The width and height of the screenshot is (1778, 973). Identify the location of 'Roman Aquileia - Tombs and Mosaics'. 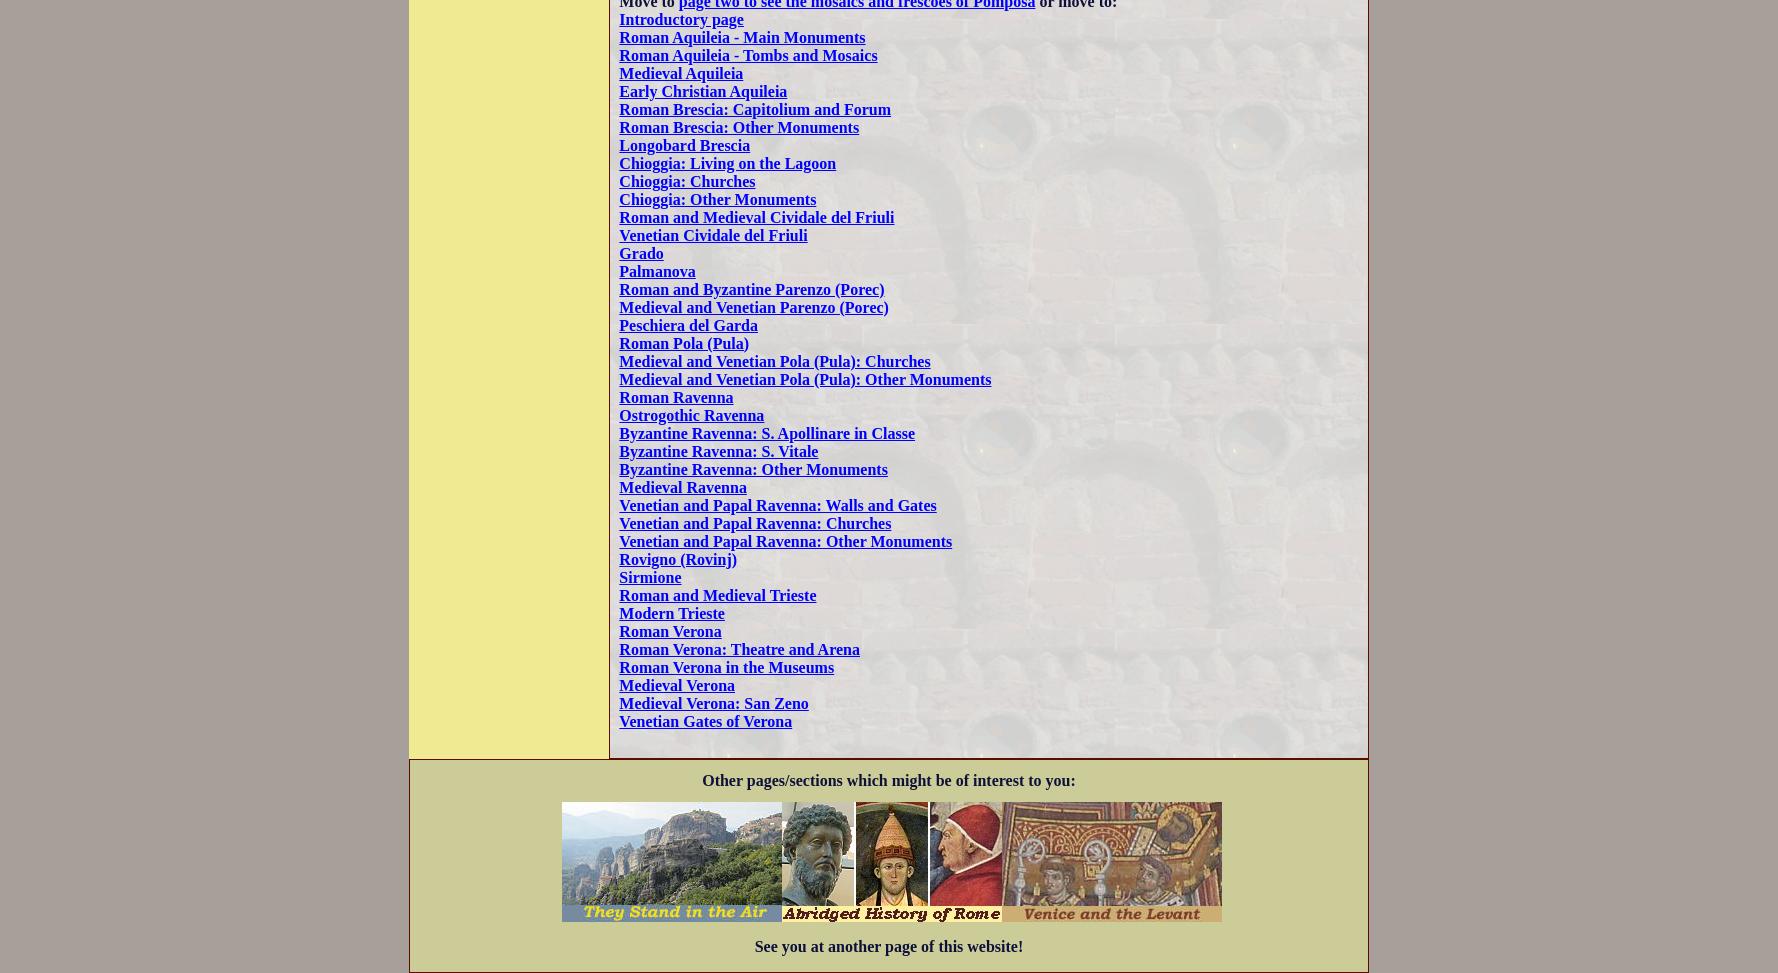
(747, 54).